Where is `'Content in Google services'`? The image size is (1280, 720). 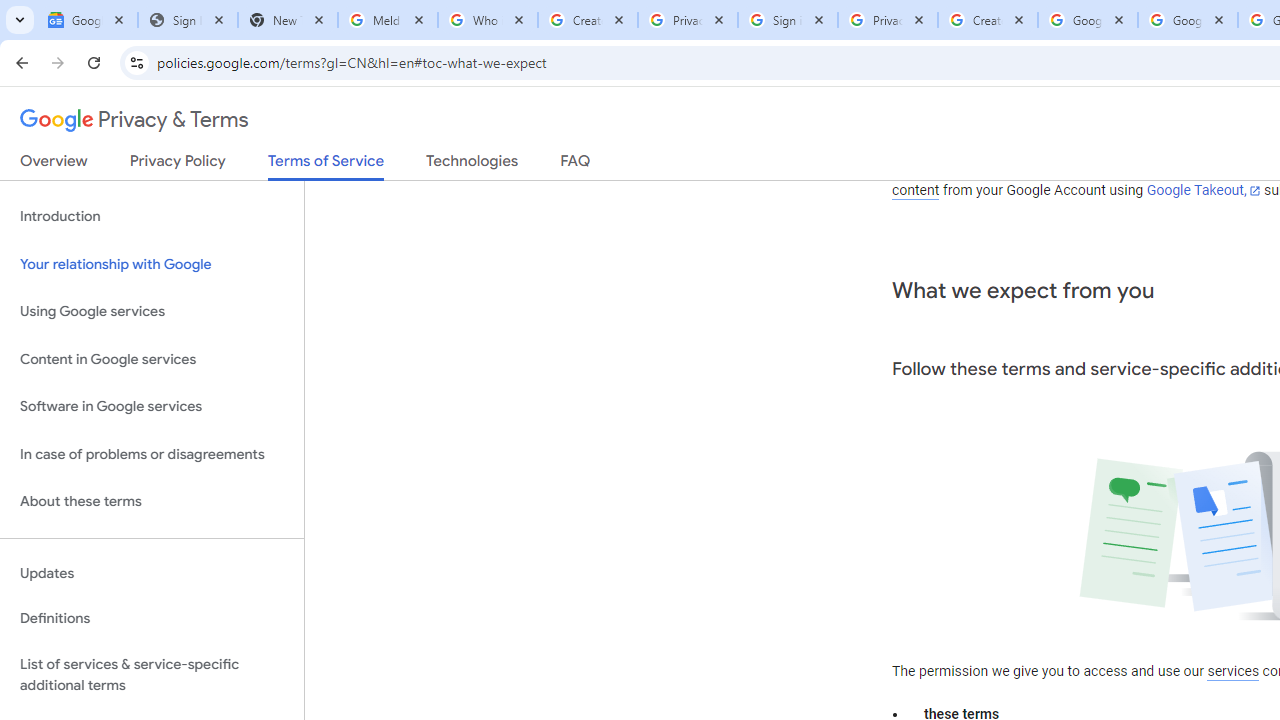 'Content in Google services' is located at coordinates (151, 358).